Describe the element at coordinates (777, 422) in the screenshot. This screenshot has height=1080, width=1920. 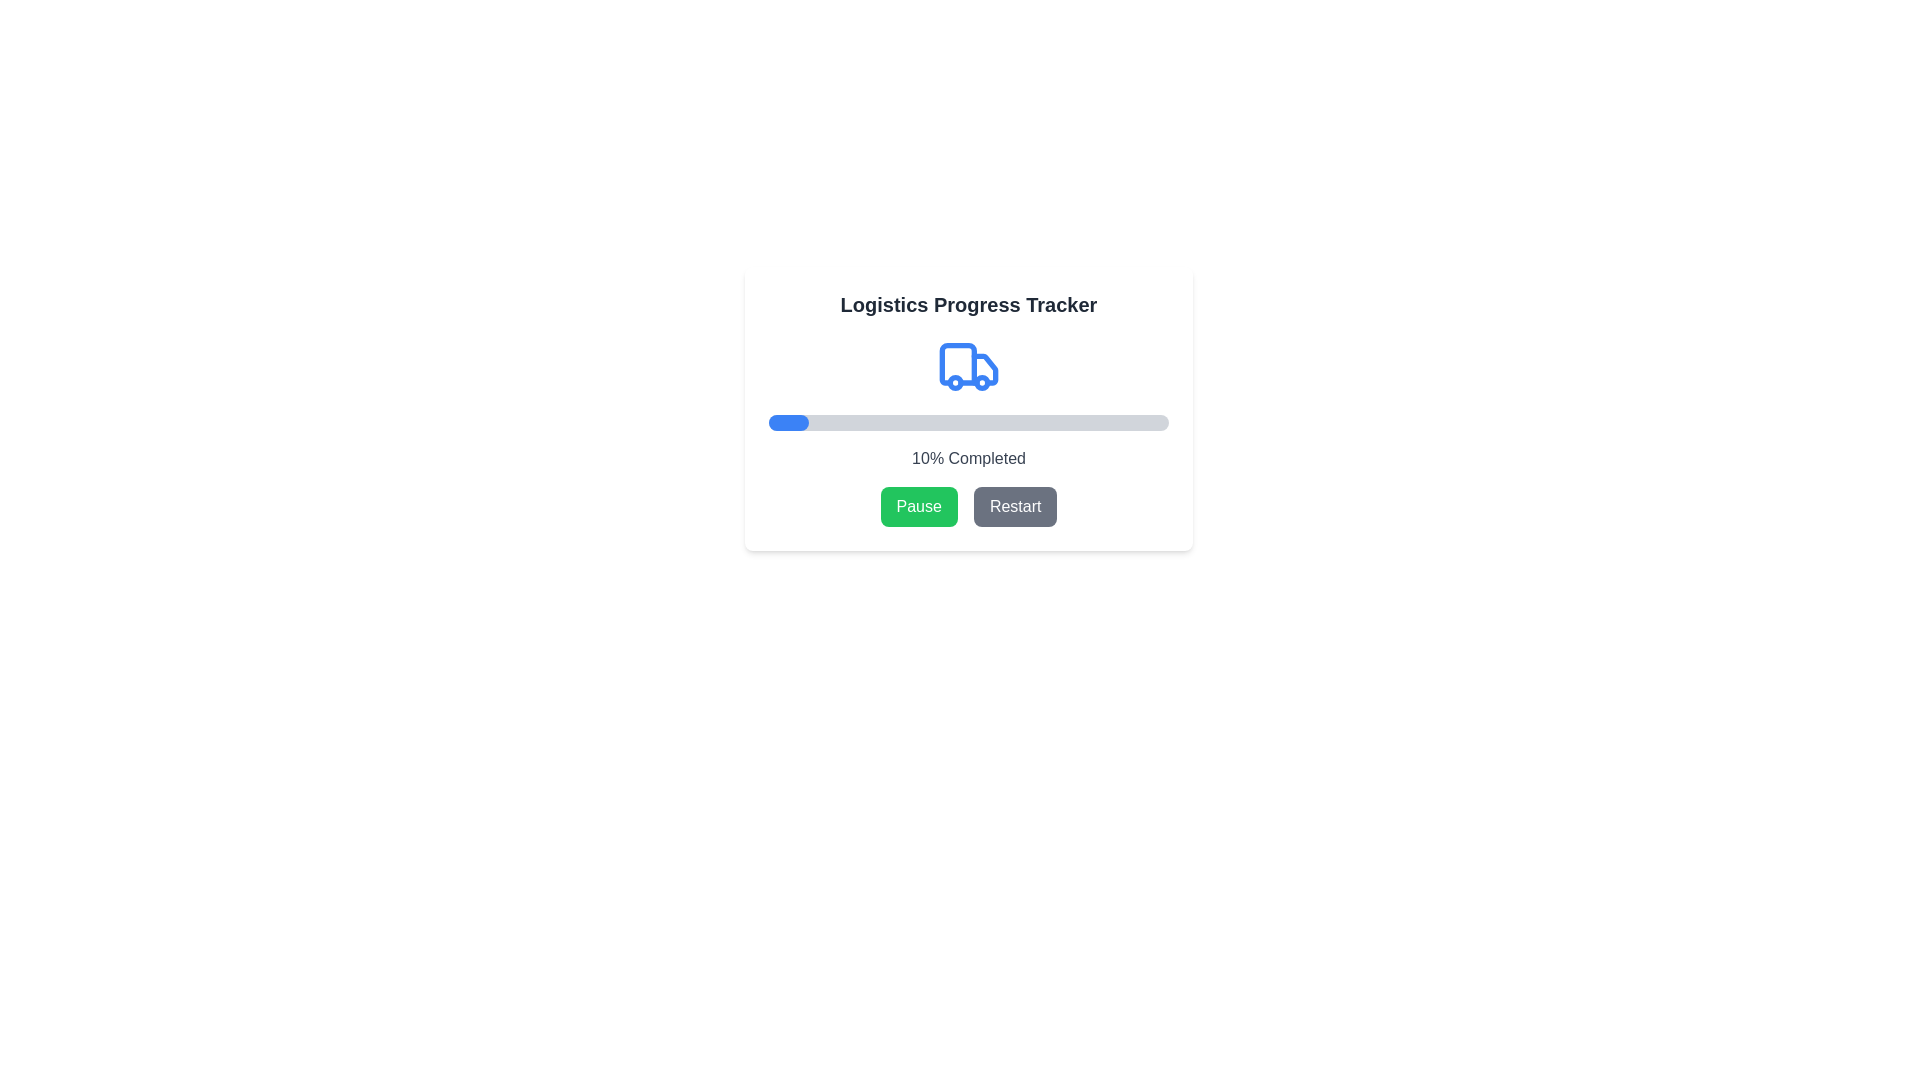
I see `the blue-colored, rounded rectangular segment of the progress indicator located at the far left of the 'Logistics Progress Tracker' progress bar` at that location.